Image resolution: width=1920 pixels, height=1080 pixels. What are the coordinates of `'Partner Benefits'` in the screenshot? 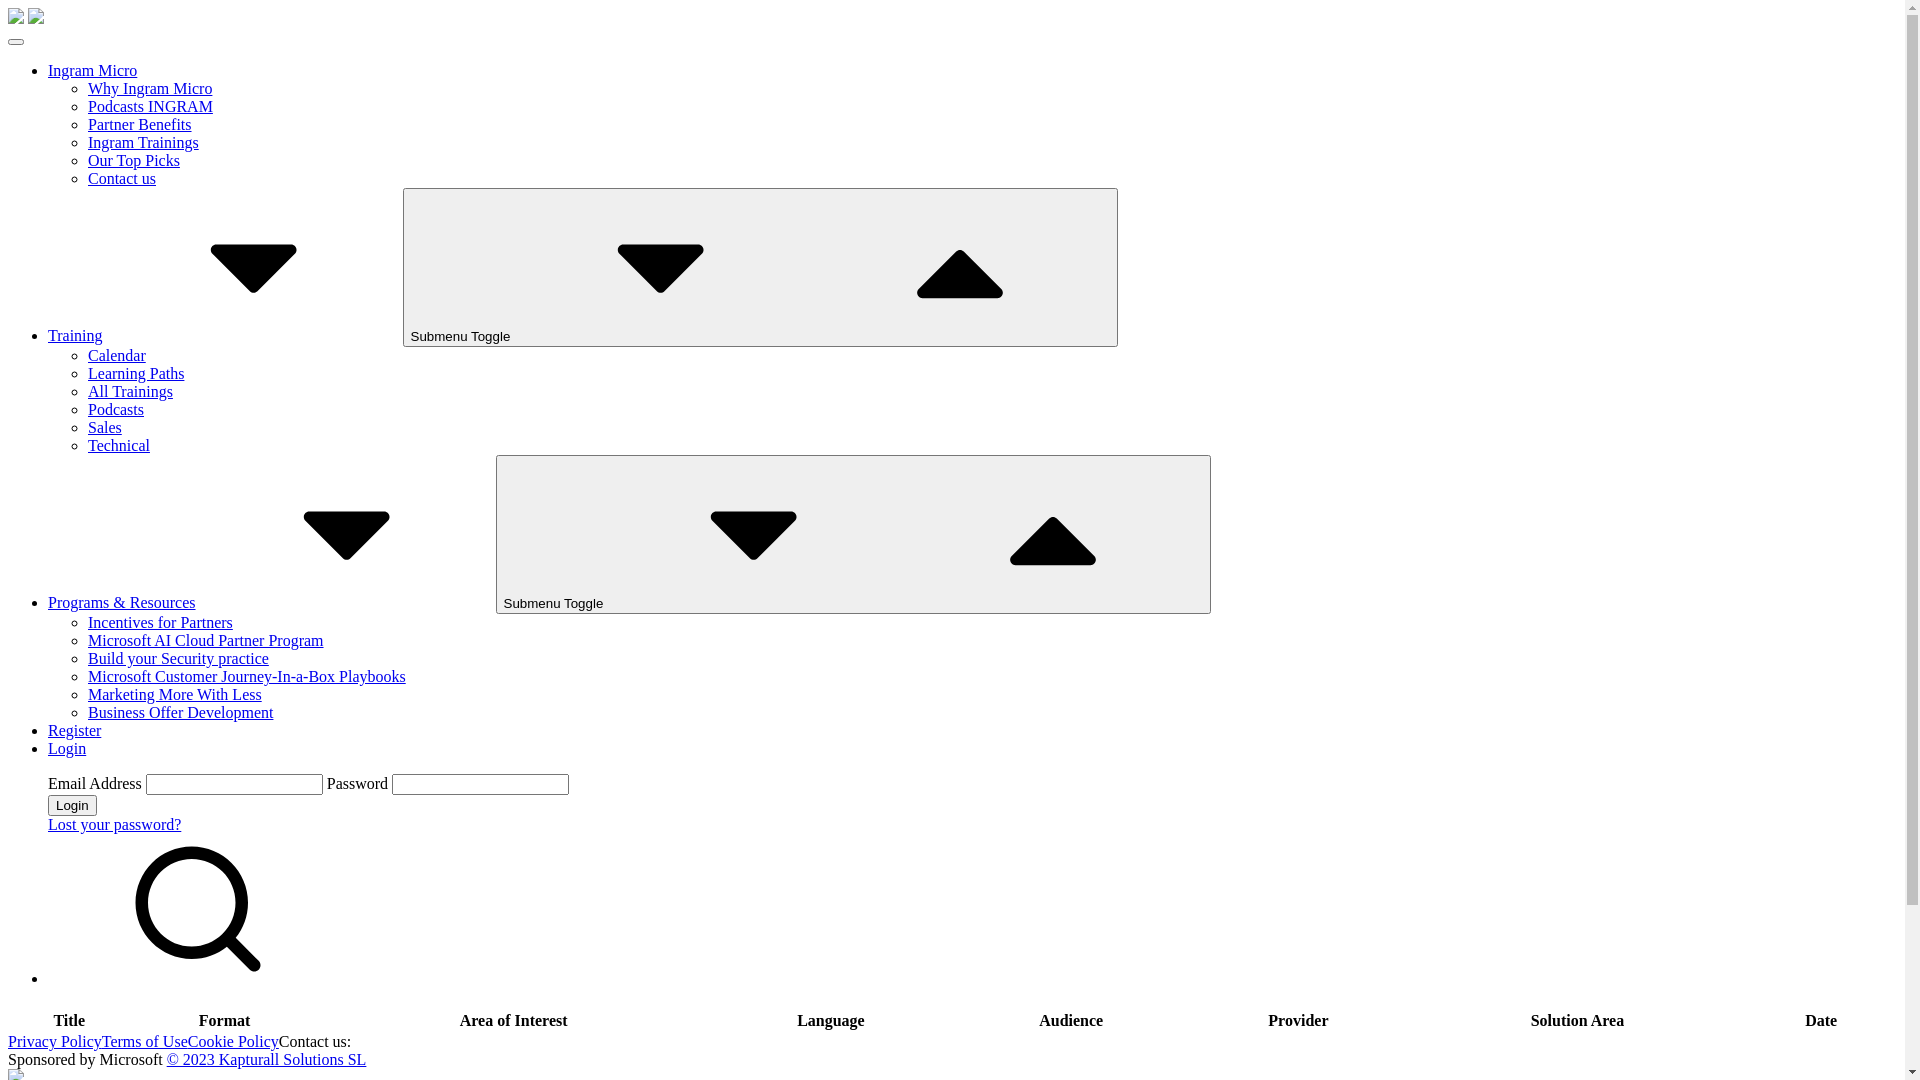 It's located at (86, 124).